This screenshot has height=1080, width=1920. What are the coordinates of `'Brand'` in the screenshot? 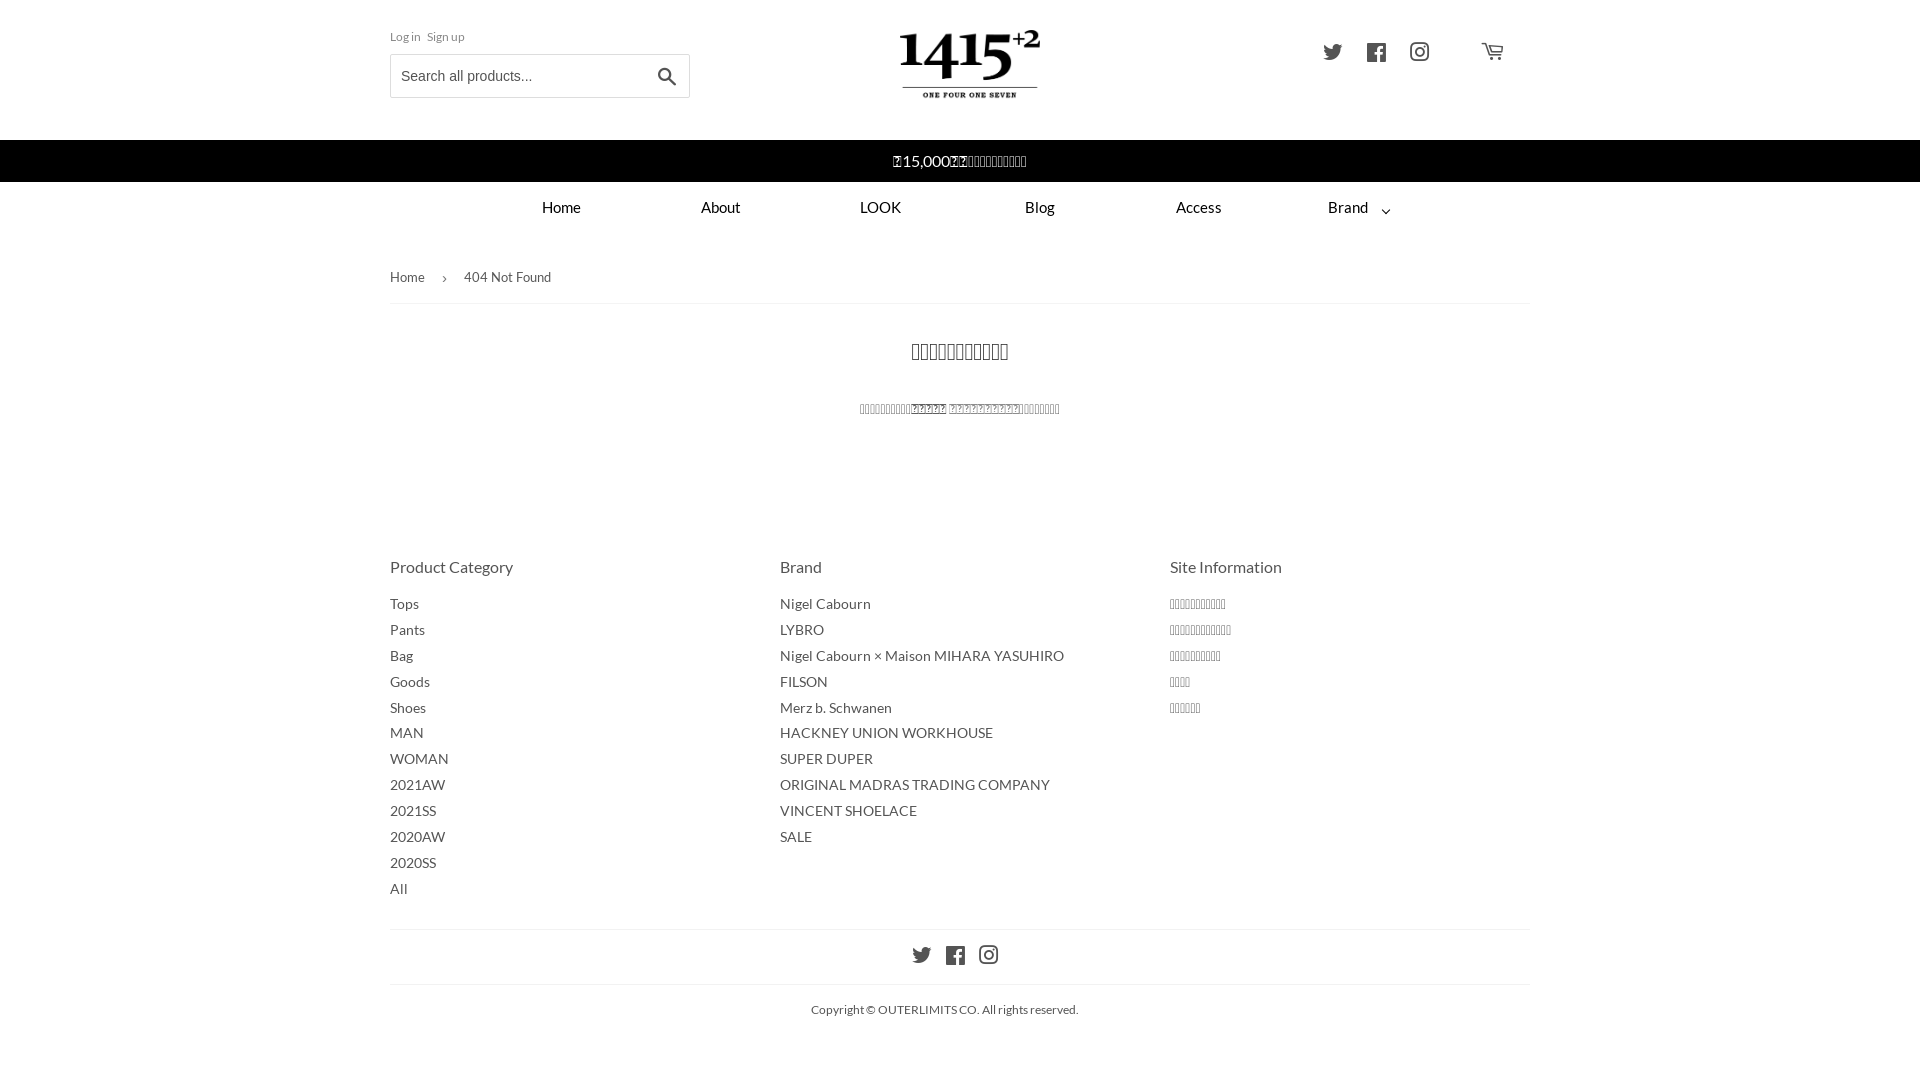 It's located at (1277, 207).